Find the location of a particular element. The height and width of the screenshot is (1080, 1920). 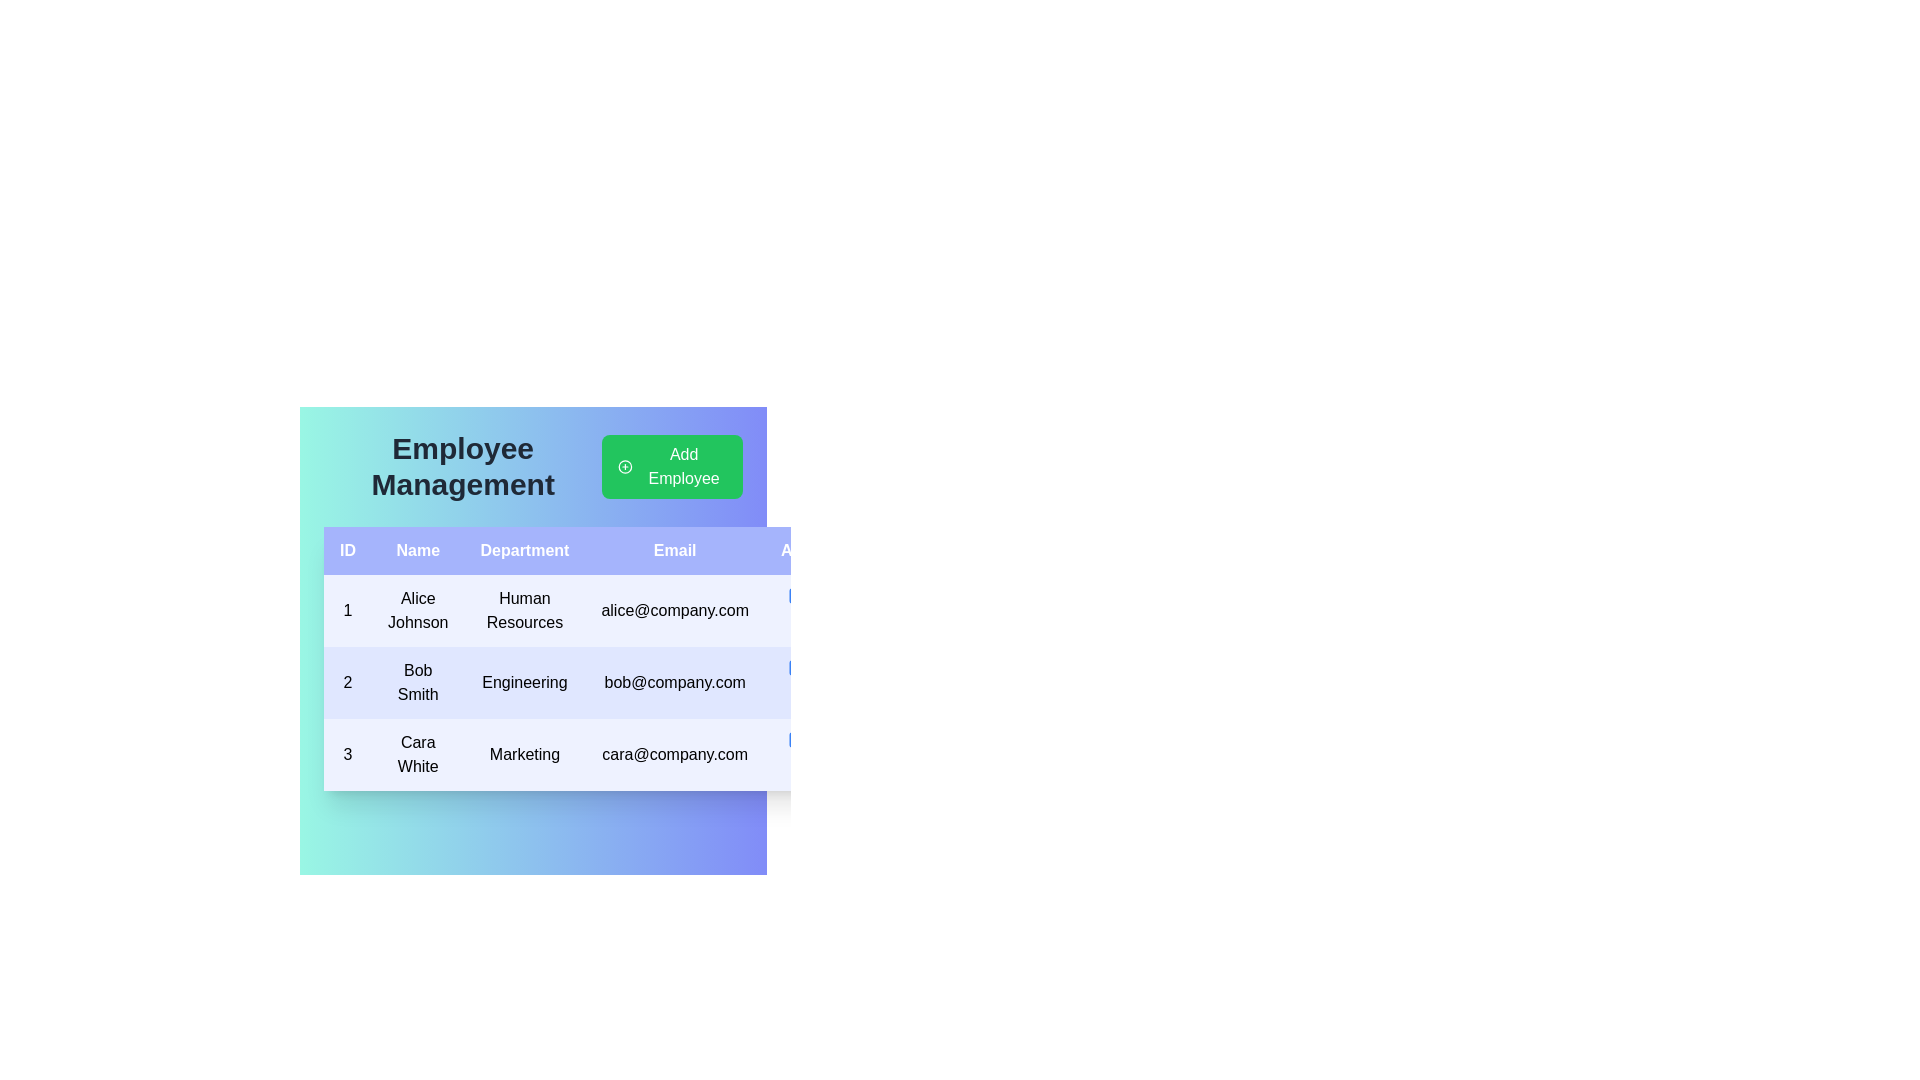

the static text label displaying the email address in the fourth column of the second row of the table, adjacent to 'Engineering' and aligned with 'Bob Smith' and '2' is located at coordinates (675, 681).